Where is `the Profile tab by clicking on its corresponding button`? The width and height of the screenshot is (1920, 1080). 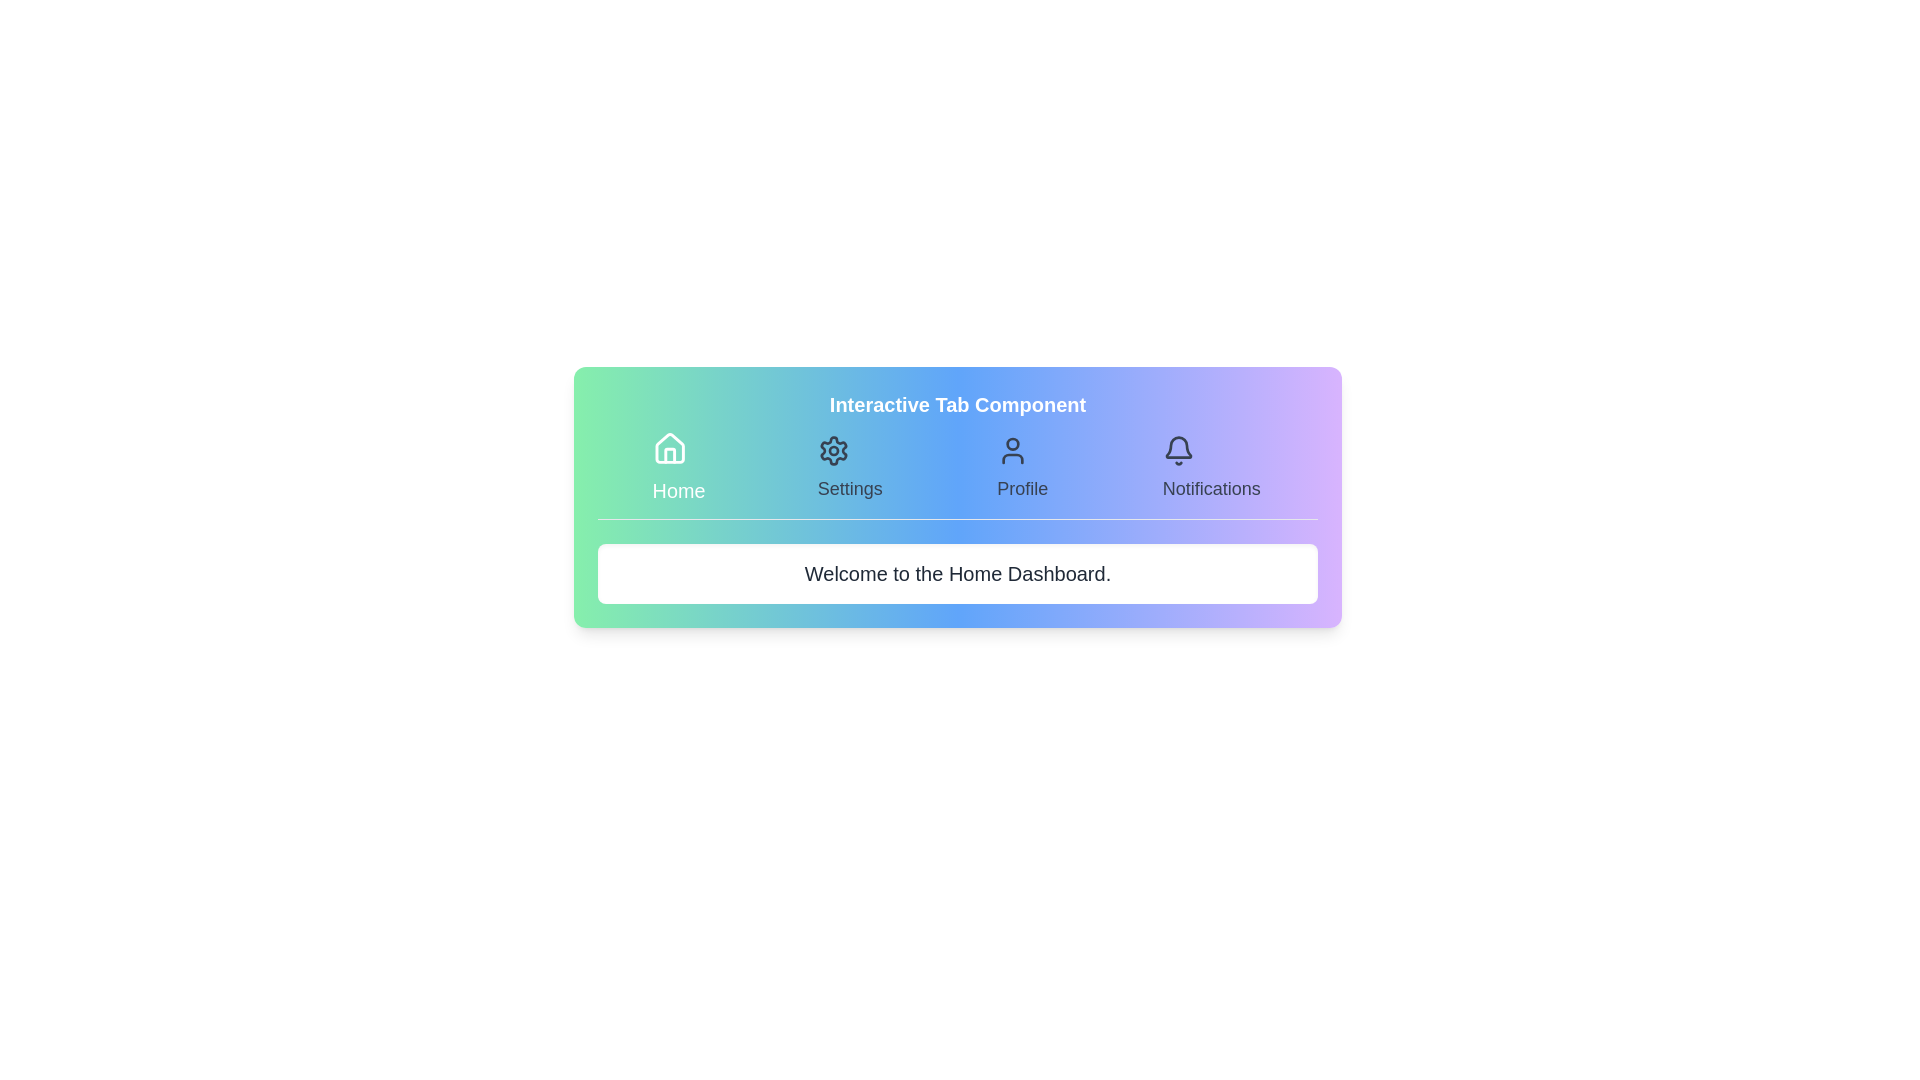 the Profile tab by clicking on its corresponding button is located at coordinates (1022, 469).